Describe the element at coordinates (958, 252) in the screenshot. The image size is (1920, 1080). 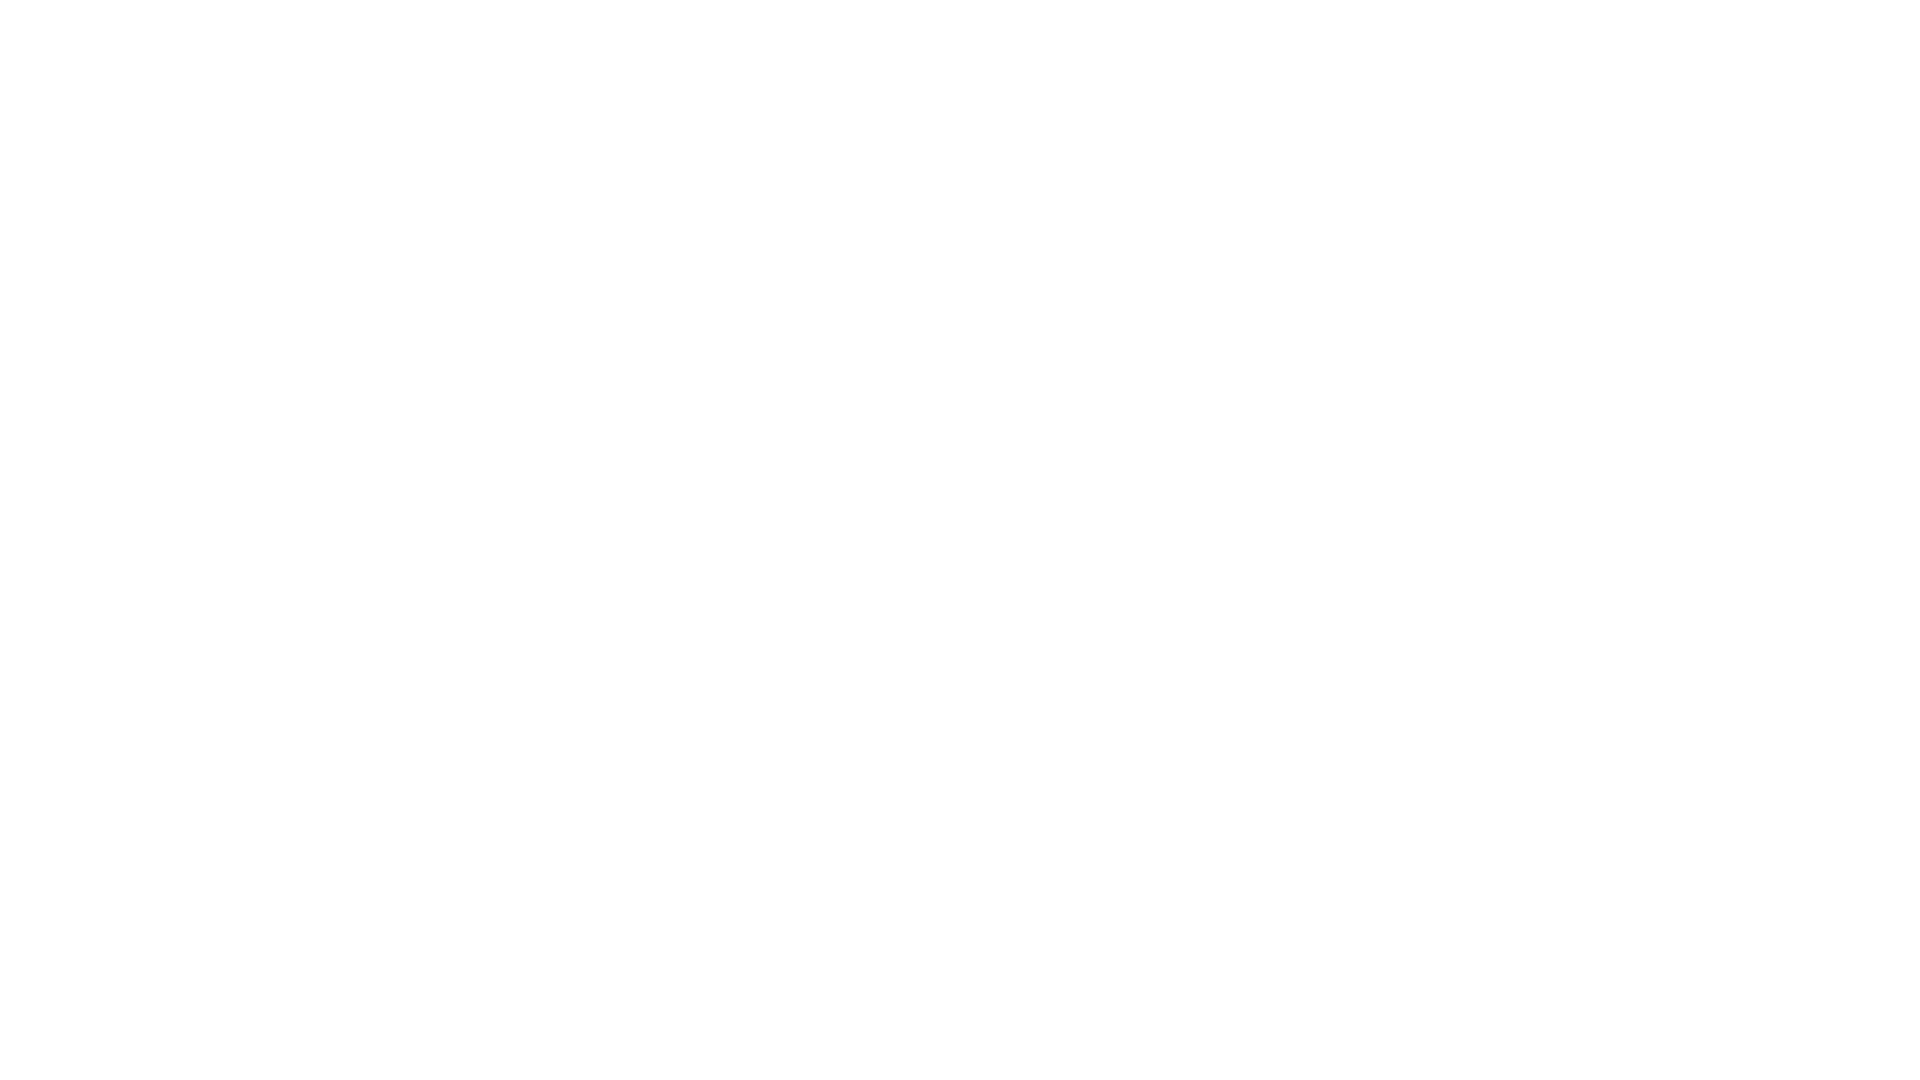
I see `Sa Nogueira Lisboa` at that location.